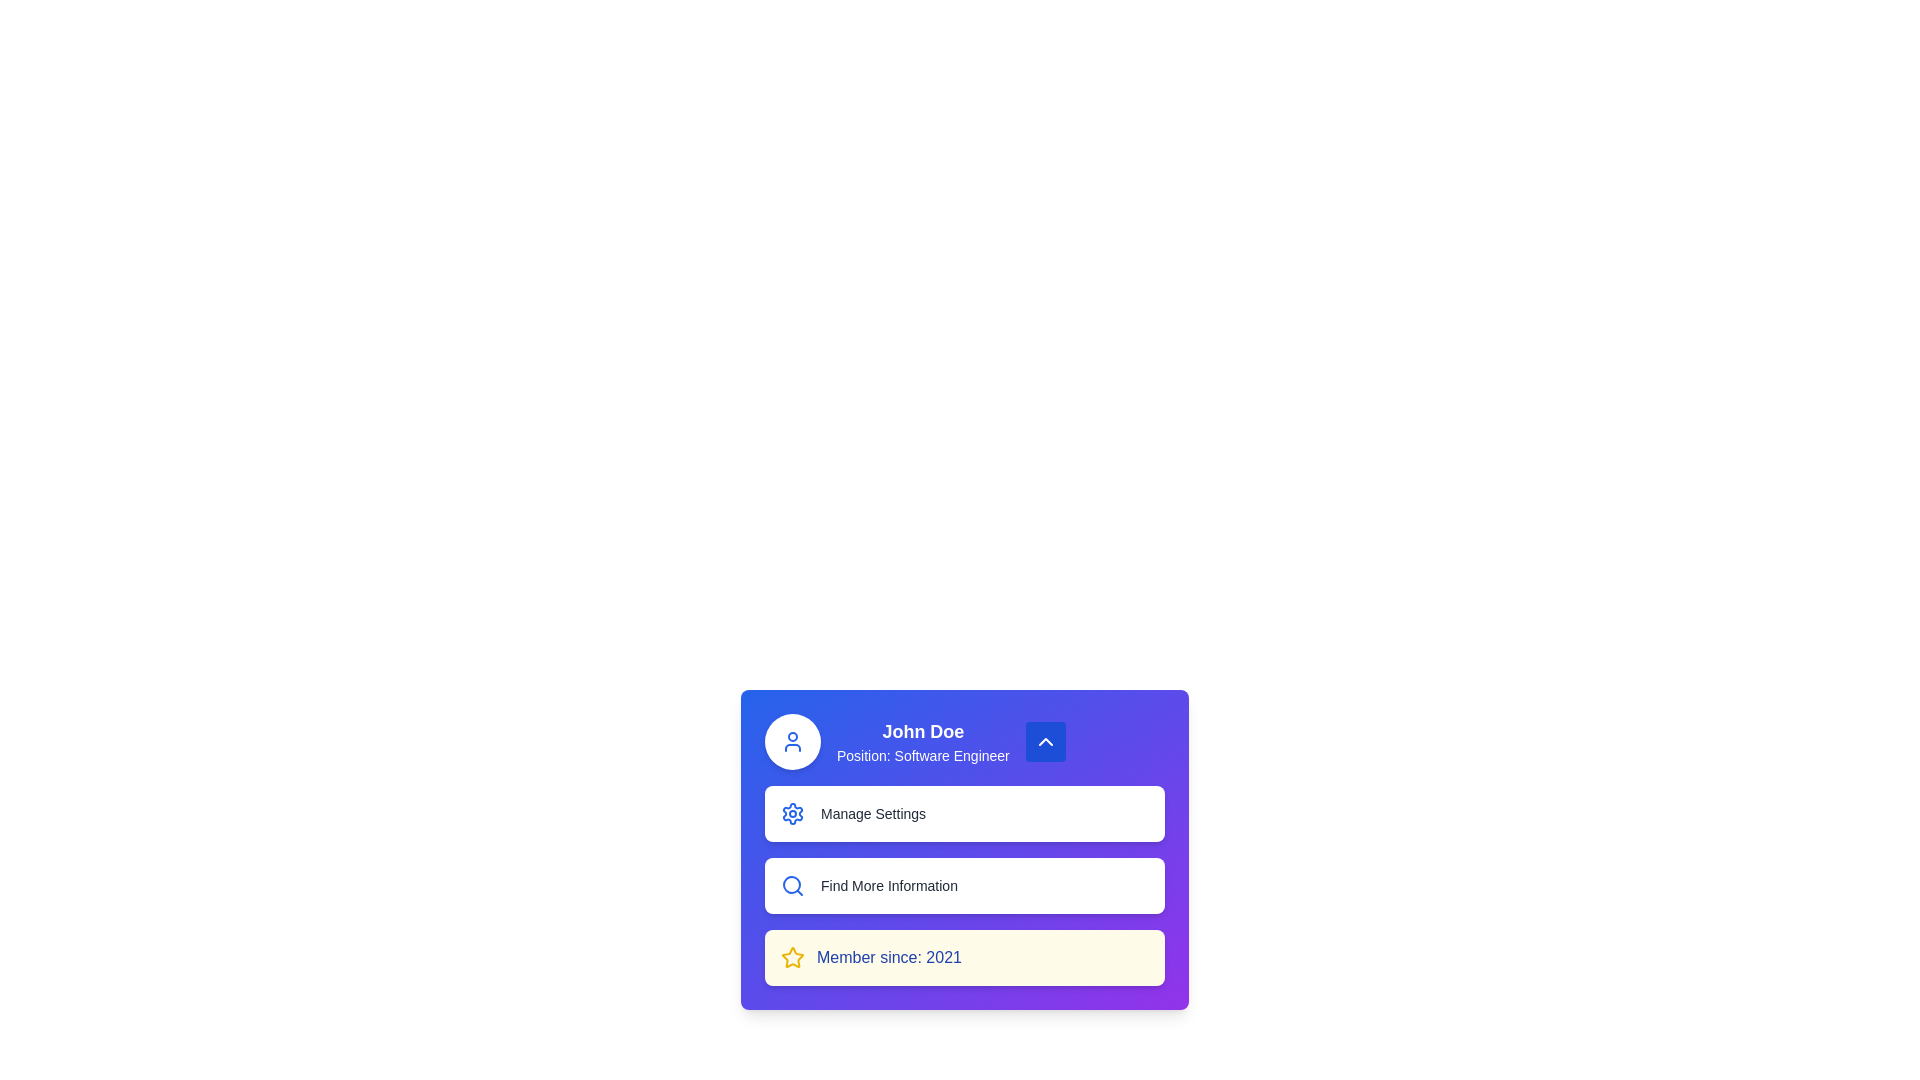  What do you see at coordinates (873, 813) in the screenshot?
I see `the text label located to the right of the gear icon in the vertical menu for managing account or interface settings` at bounding box center [873, 813].